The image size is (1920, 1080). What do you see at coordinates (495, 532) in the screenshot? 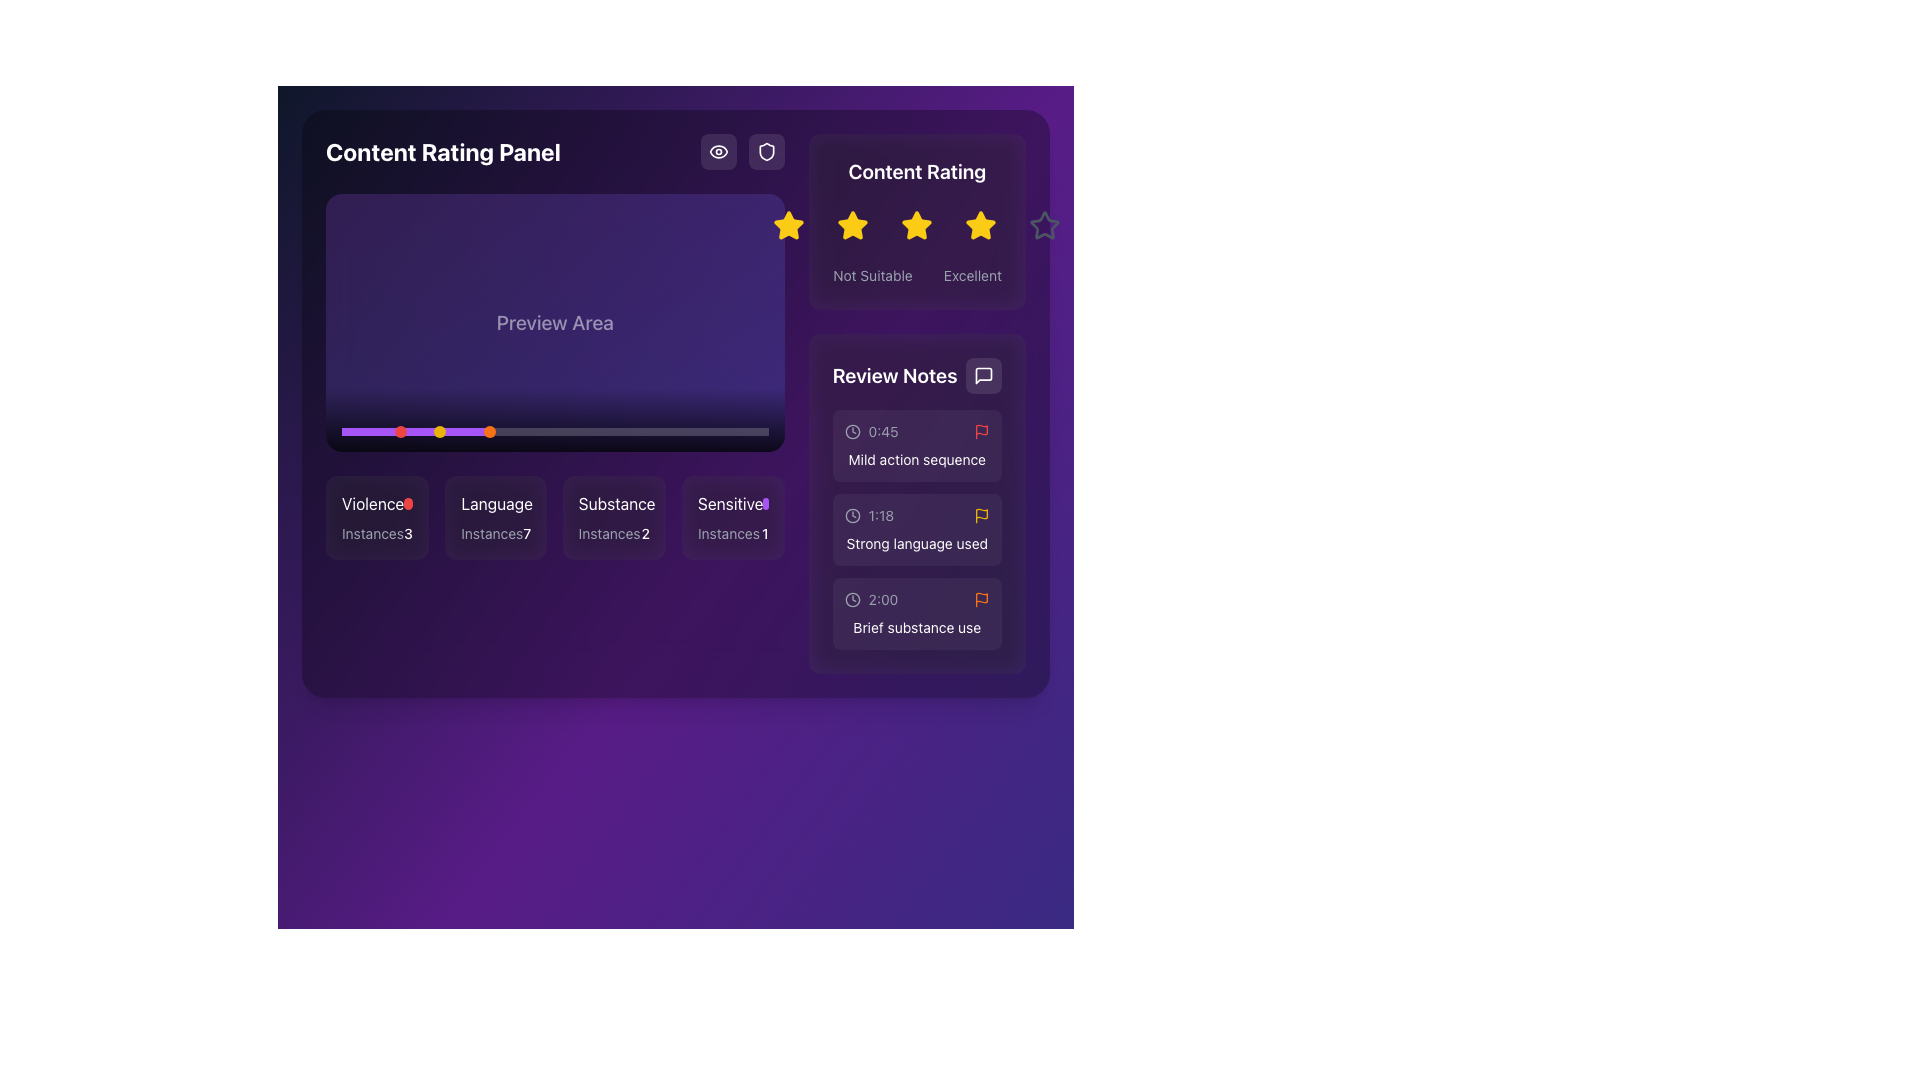
I see `the text label displaying the number of instances for the associated category, located below the 'Language' panel in the content rating categories` at bounding box center [495, 532].